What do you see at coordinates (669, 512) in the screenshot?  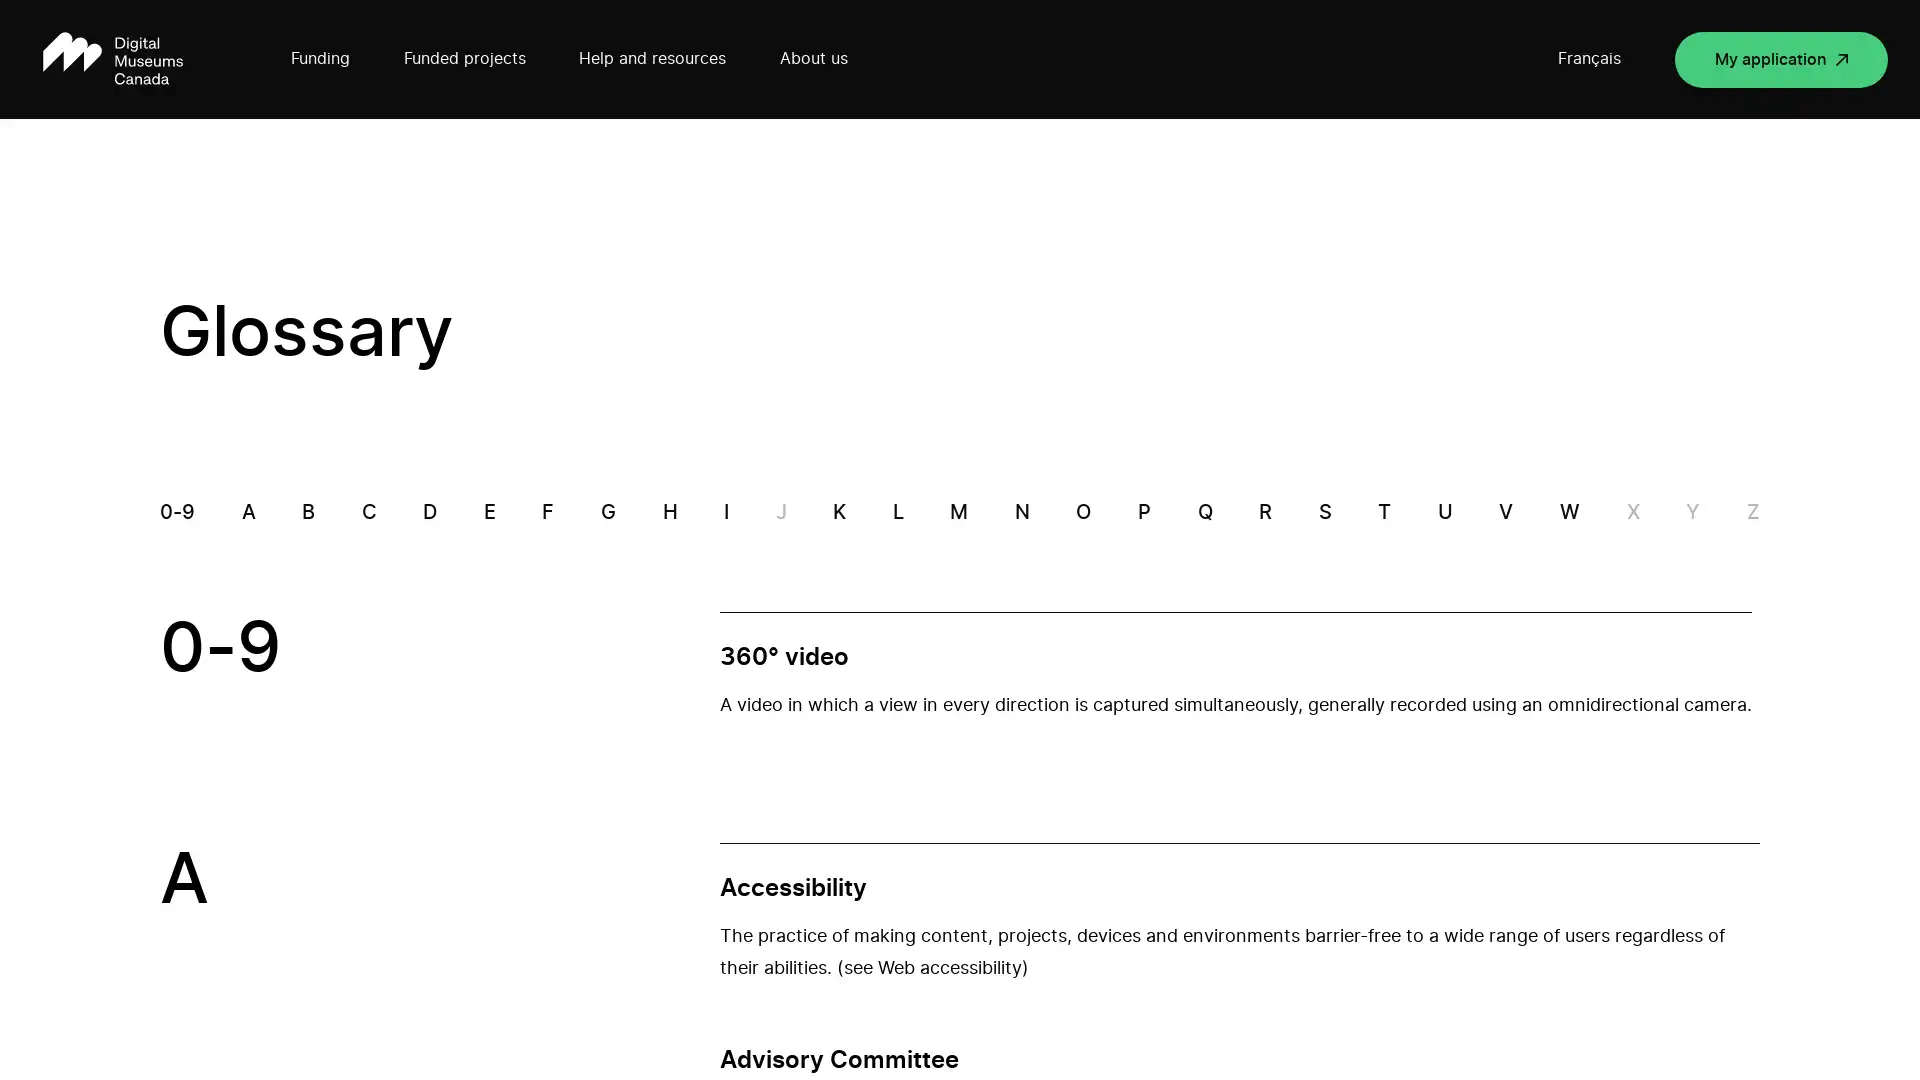 I see `H` at bounding box center [669, 512].